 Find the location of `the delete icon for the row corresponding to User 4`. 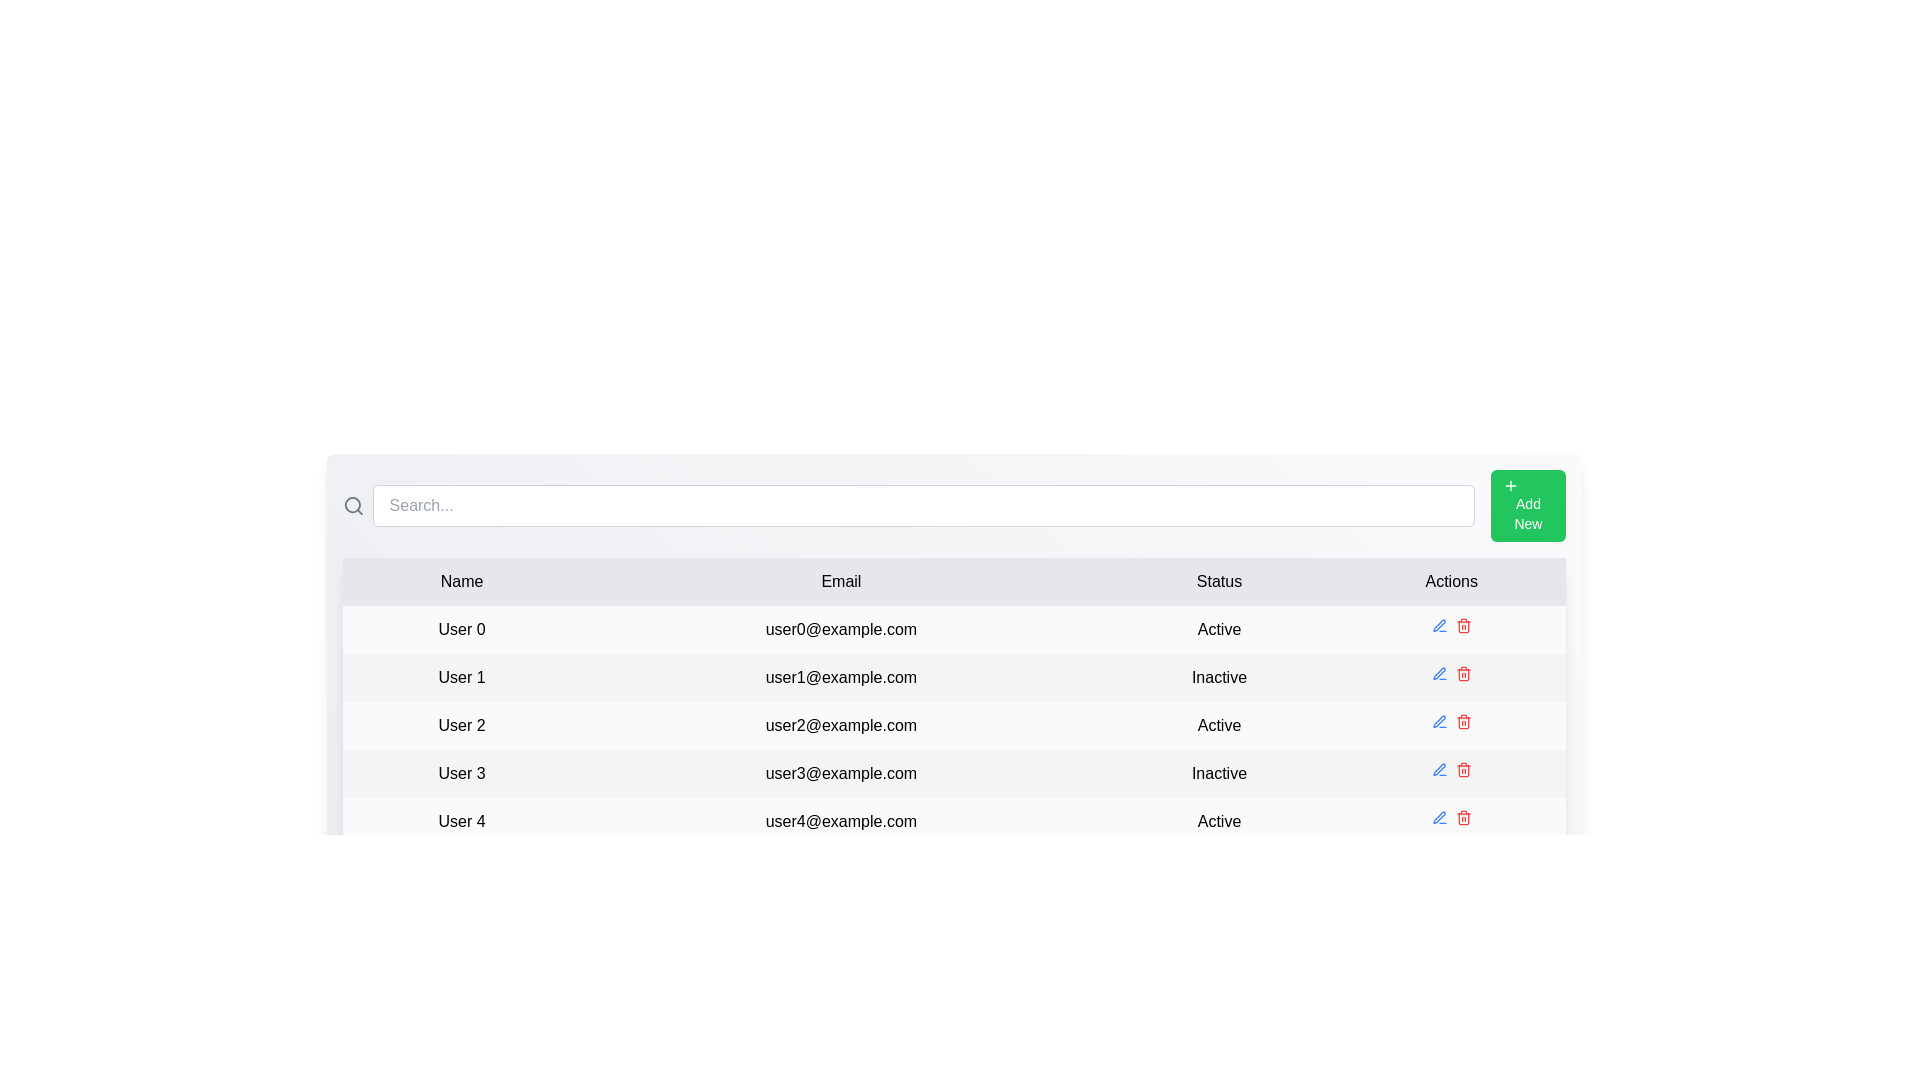

the delete icon for the row corresponding to User 4 is located at coordinates (1463, 817).